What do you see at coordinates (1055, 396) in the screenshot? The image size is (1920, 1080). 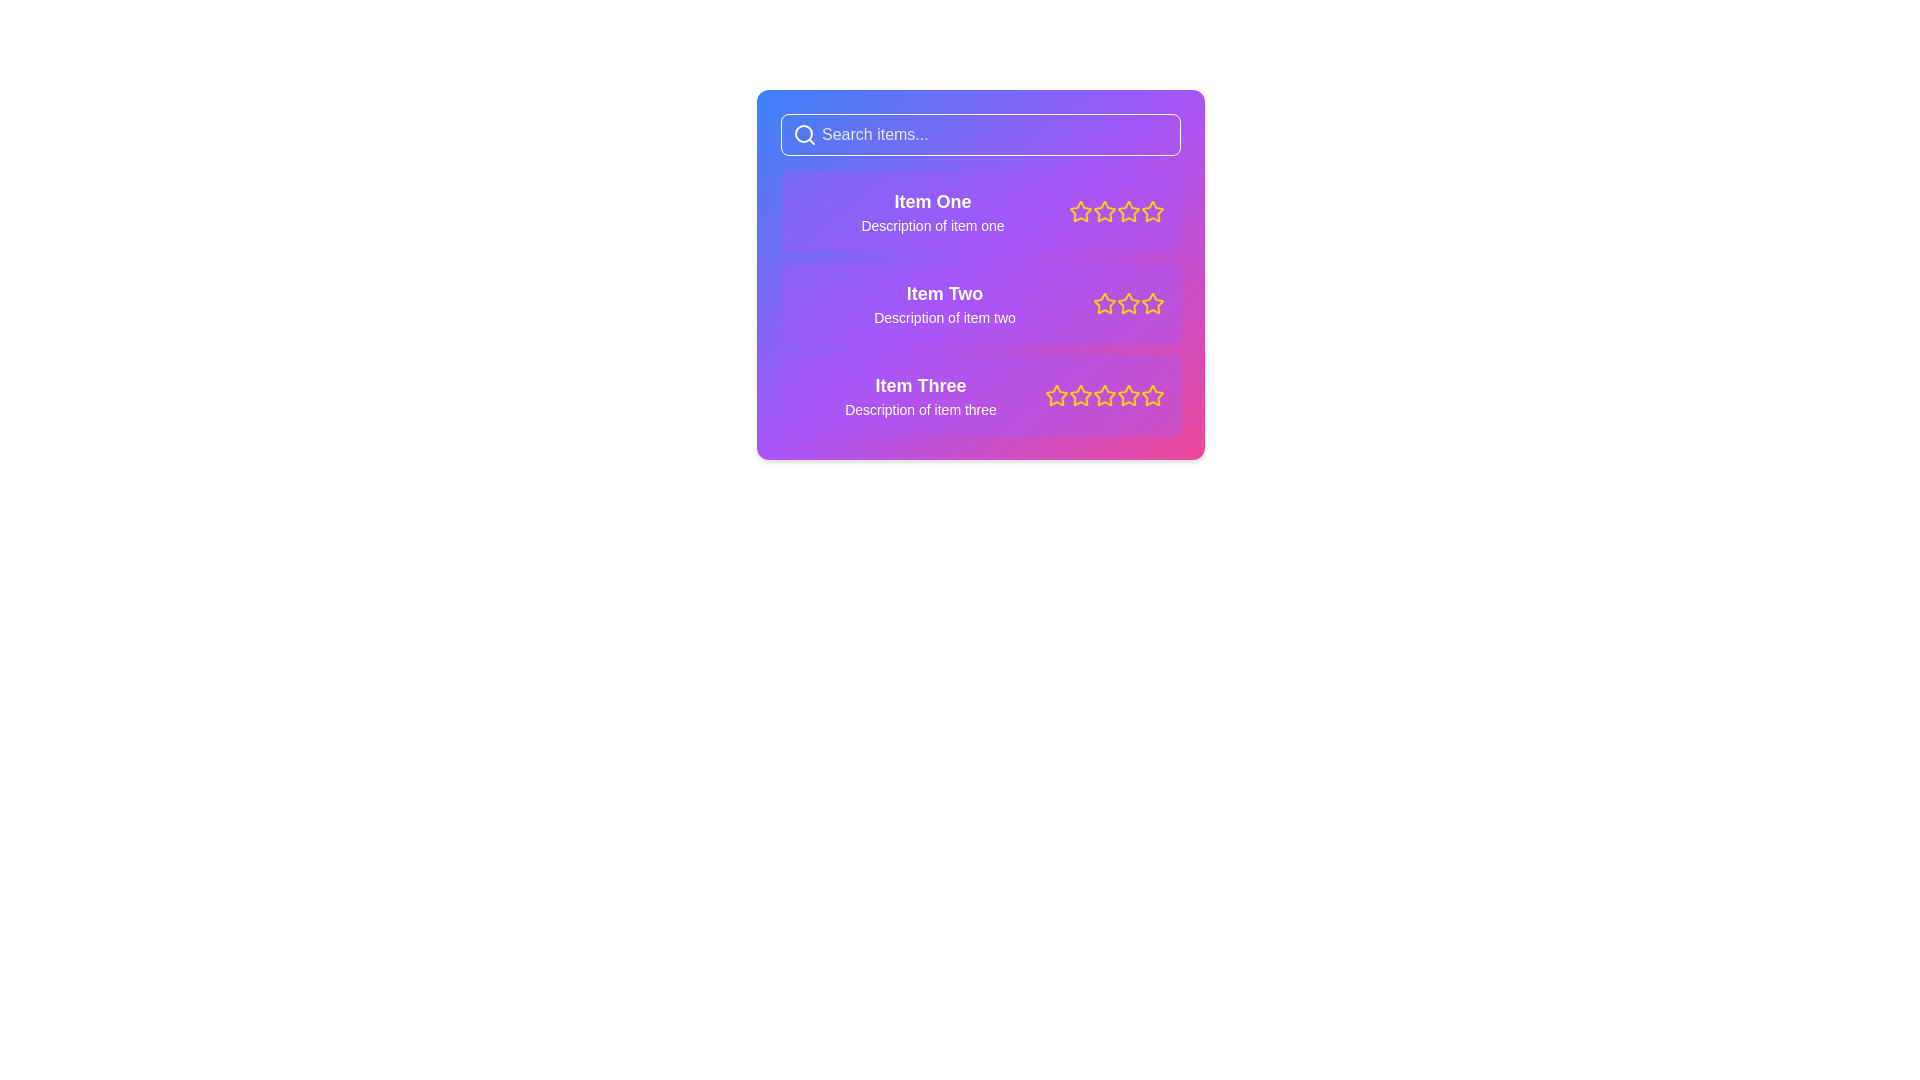 I see `the first star icon in the rating section for 'Item Three'` at bounding box center [1055, 396].